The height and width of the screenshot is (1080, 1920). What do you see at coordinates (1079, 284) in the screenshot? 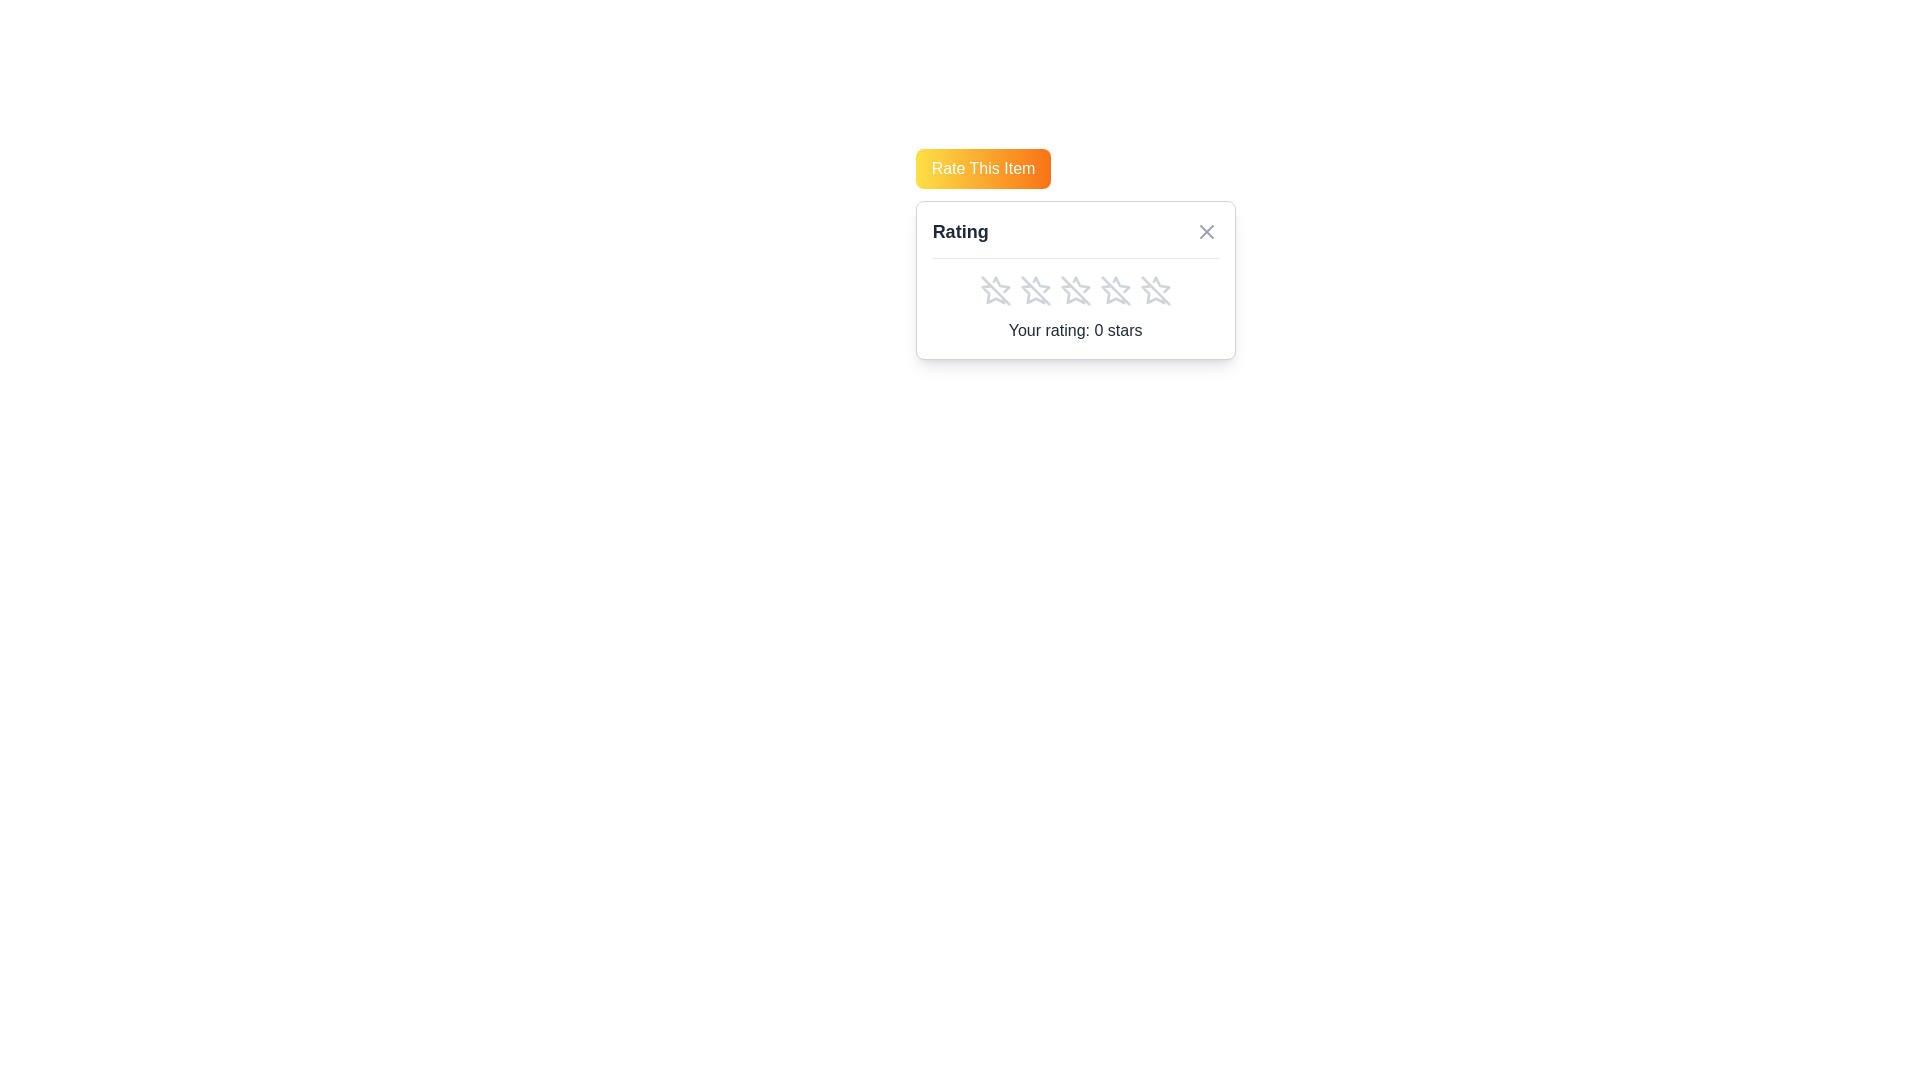
I see `the second star icon in the rating widget` at bounding box center [1079, 284].